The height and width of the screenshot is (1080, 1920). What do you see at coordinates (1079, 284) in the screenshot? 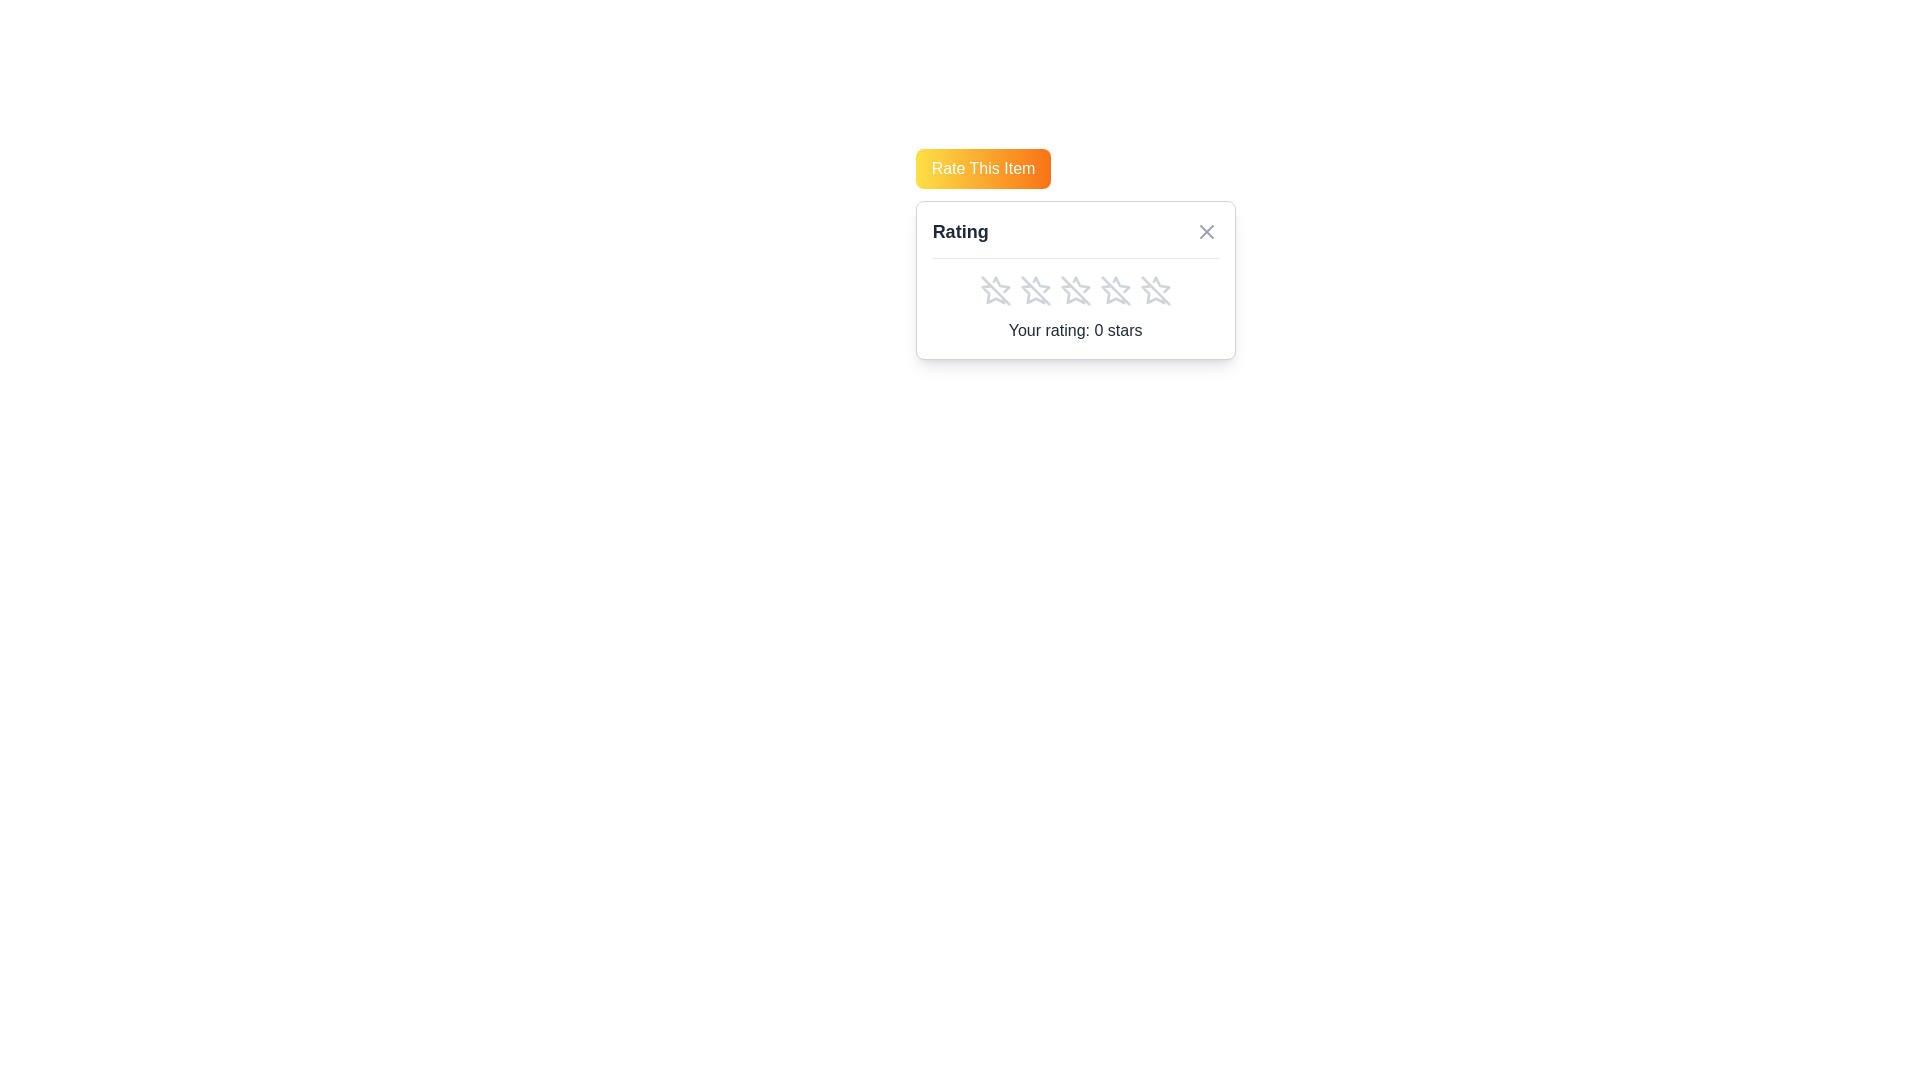
I see `the second star icon in the rating widget` at bounding box center [1079, 284].